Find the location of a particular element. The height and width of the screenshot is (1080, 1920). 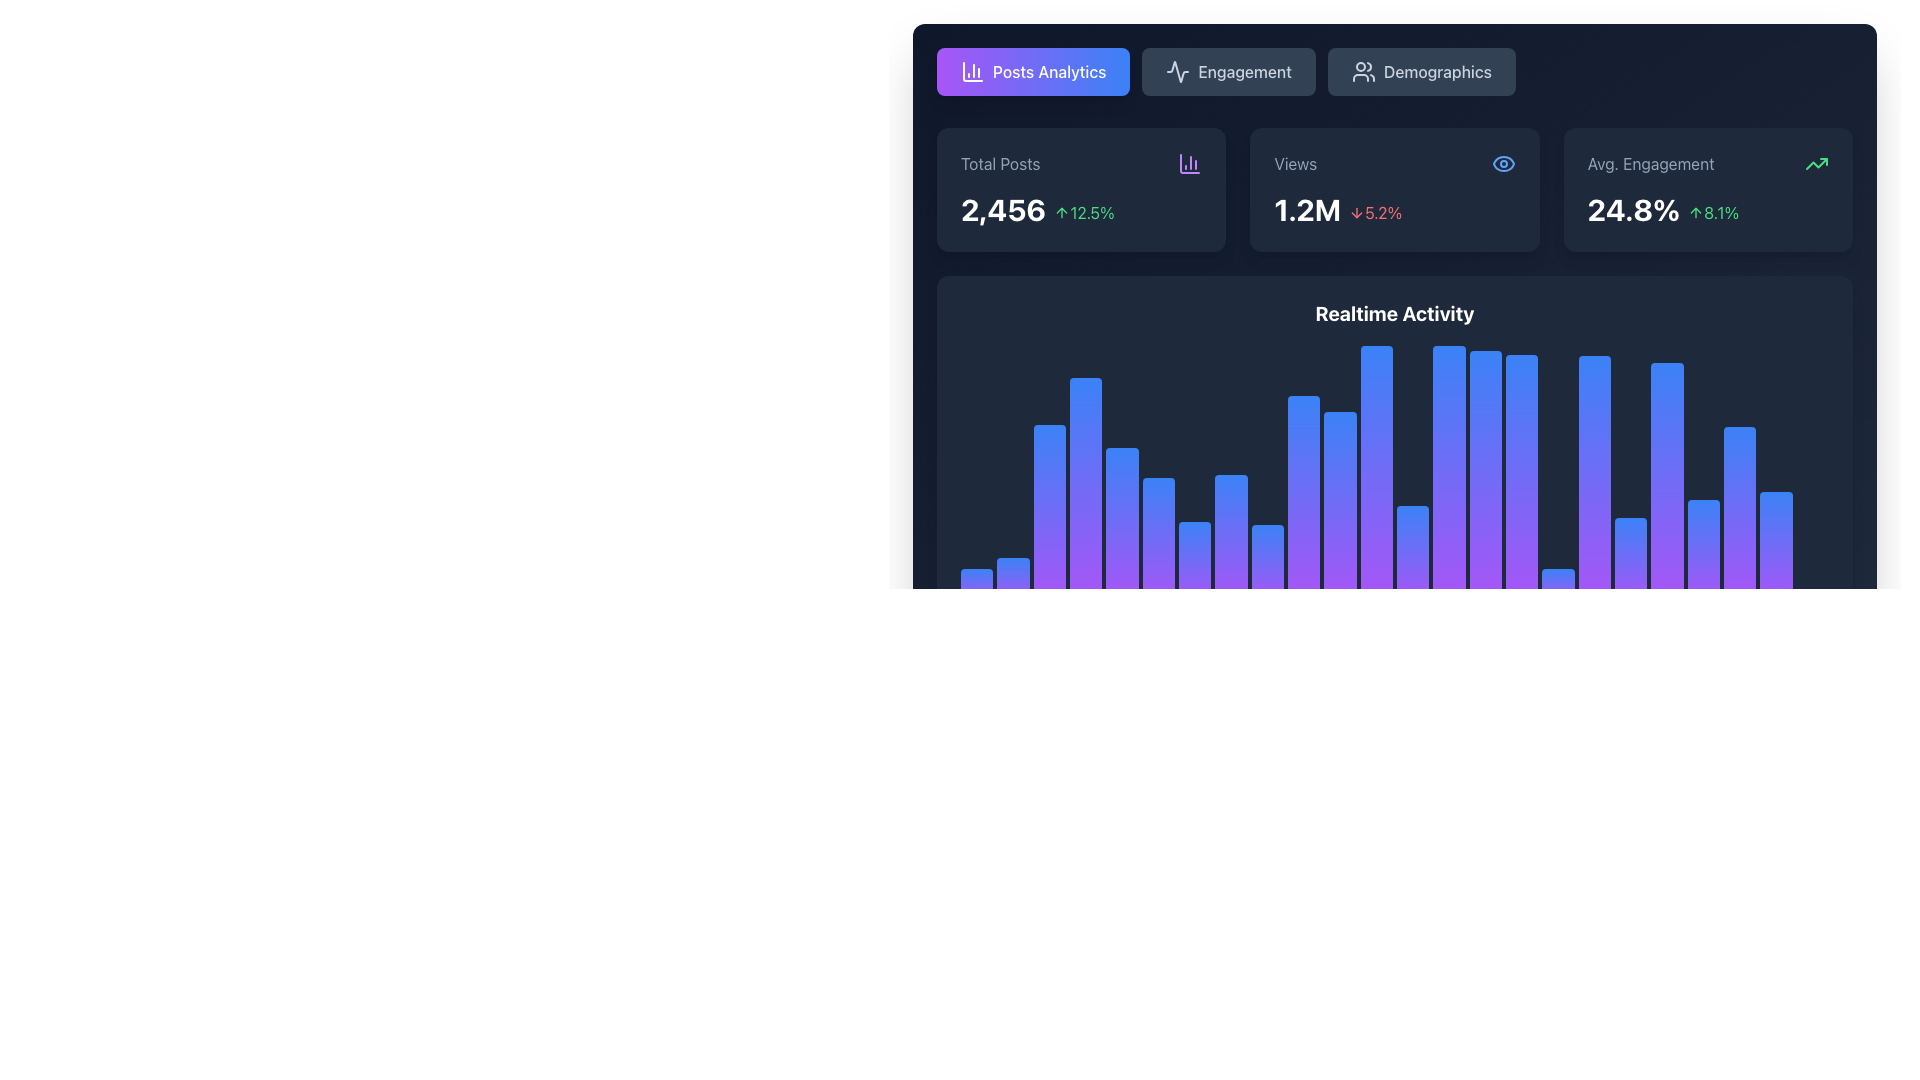

the displayed numeric value representing the count of total posts in the 'Posts Analytics' section of the dashboard is located at coordinates (1003, 209).